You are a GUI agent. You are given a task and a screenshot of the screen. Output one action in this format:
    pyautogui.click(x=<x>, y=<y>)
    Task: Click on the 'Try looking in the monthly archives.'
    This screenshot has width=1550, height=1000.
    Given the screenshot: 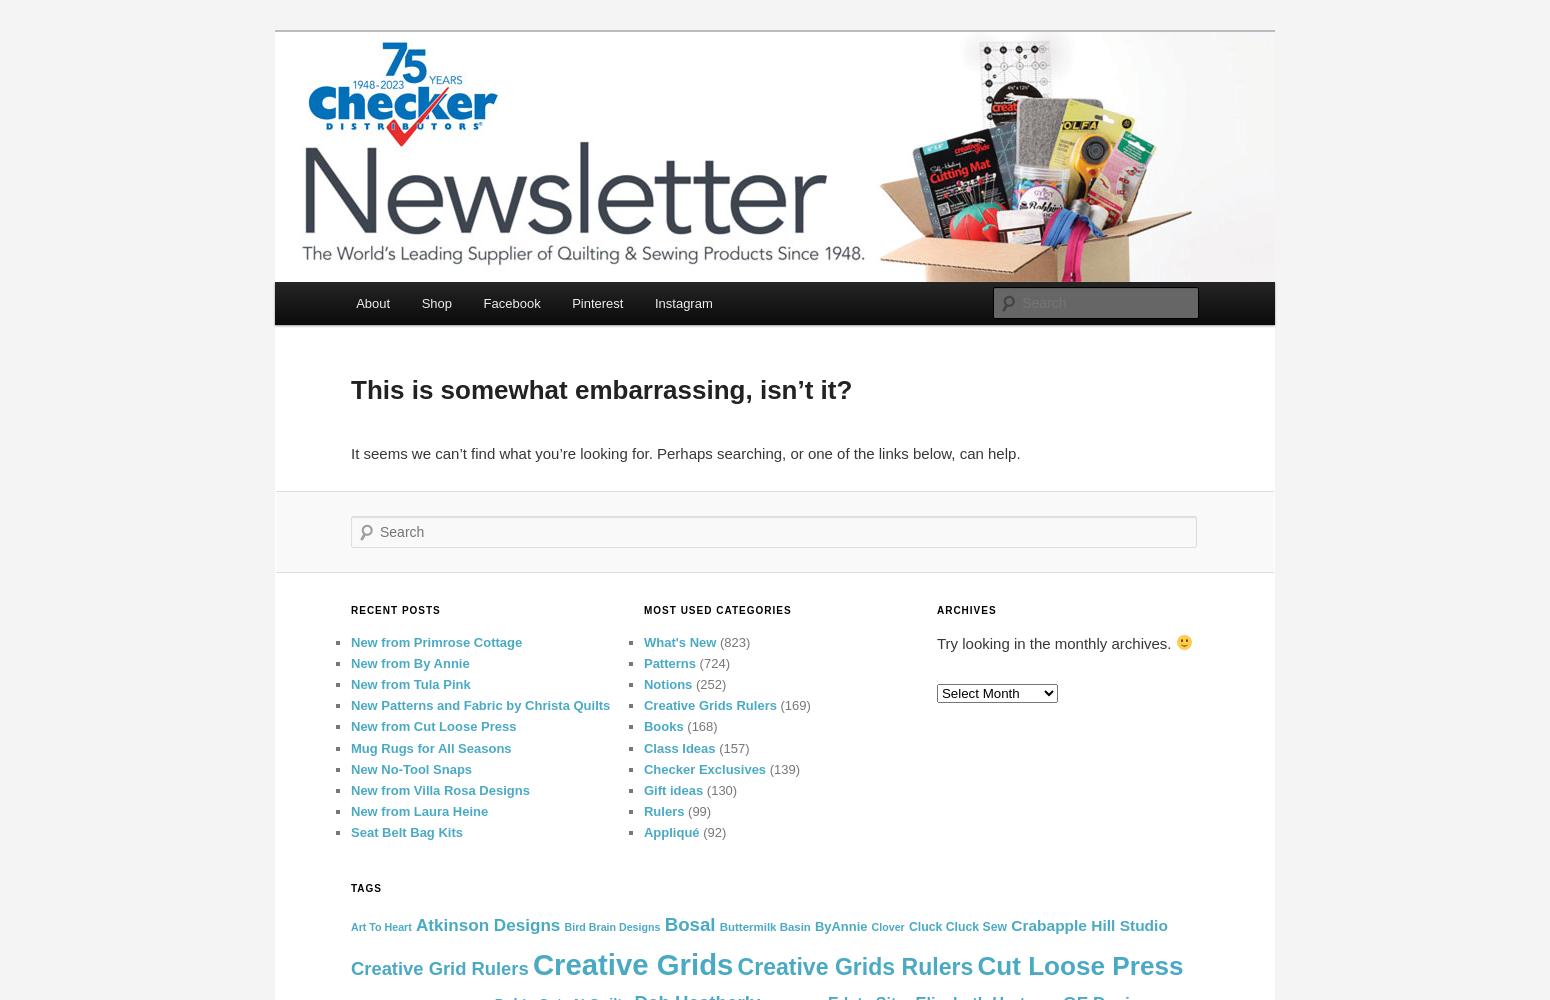 What is the action you would take?
    pyautogui.click(x=1055, y=642)
    